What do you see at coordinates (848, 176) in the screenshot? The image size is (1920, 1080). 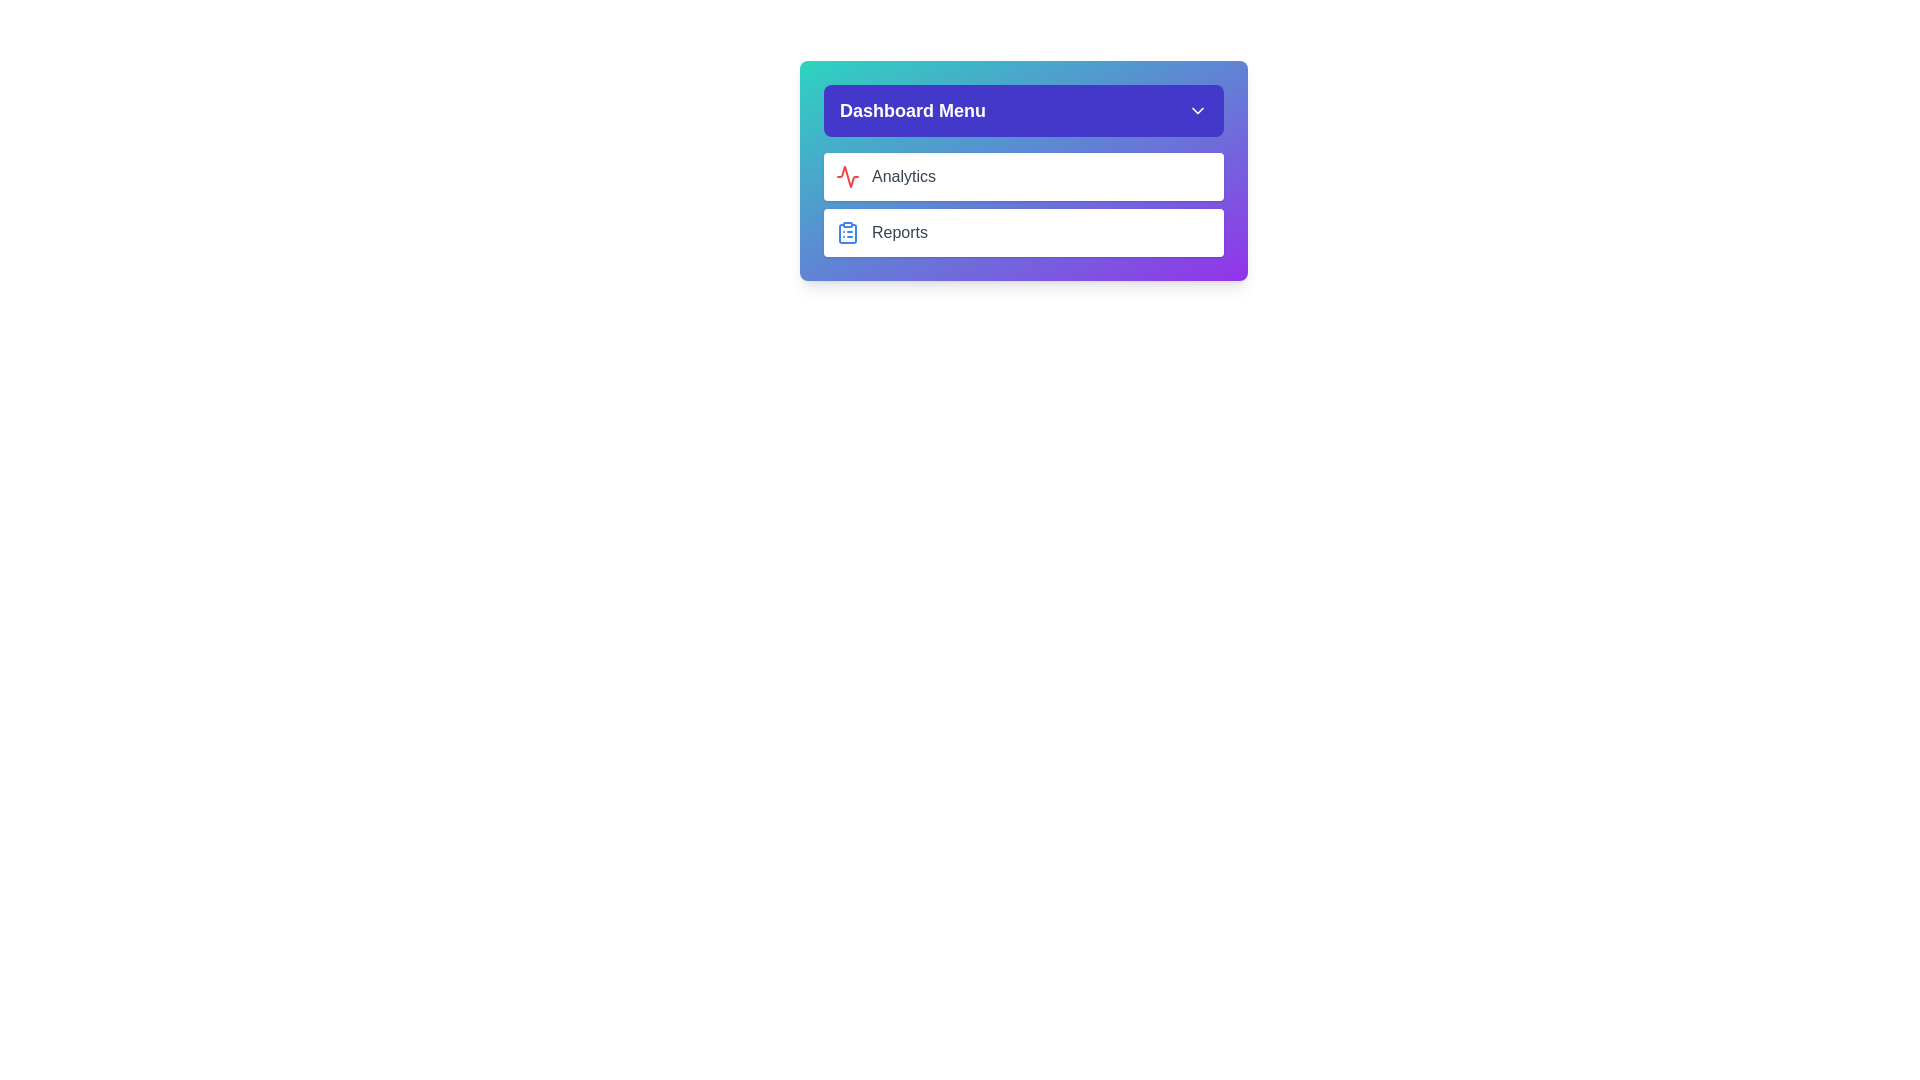 I see `the red icon resembling a graphical activity monitor located to the left of the 'Analytics' text in the top menu` at bounding box center [848, 176].